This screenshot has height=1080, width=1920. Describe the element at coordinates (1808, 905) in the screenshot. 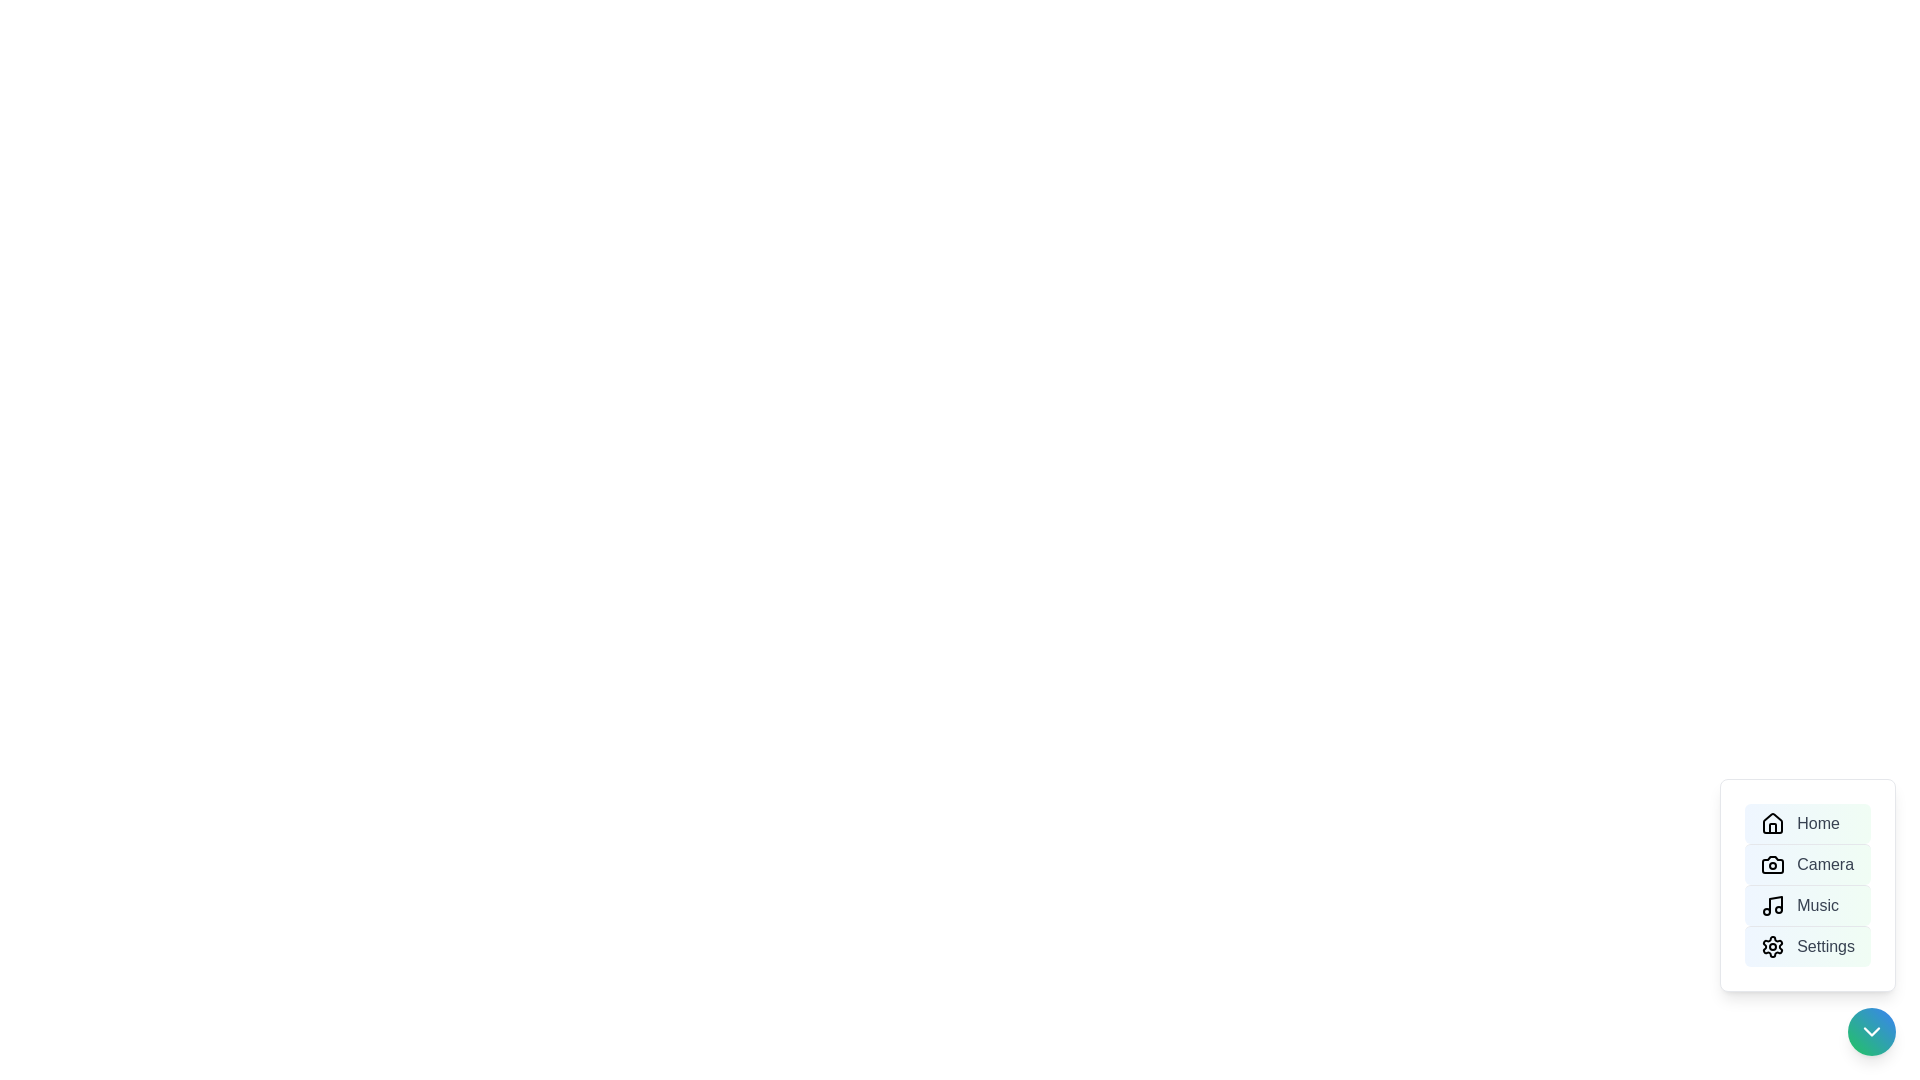

I see `the menu option Music to highlight it` at that location.